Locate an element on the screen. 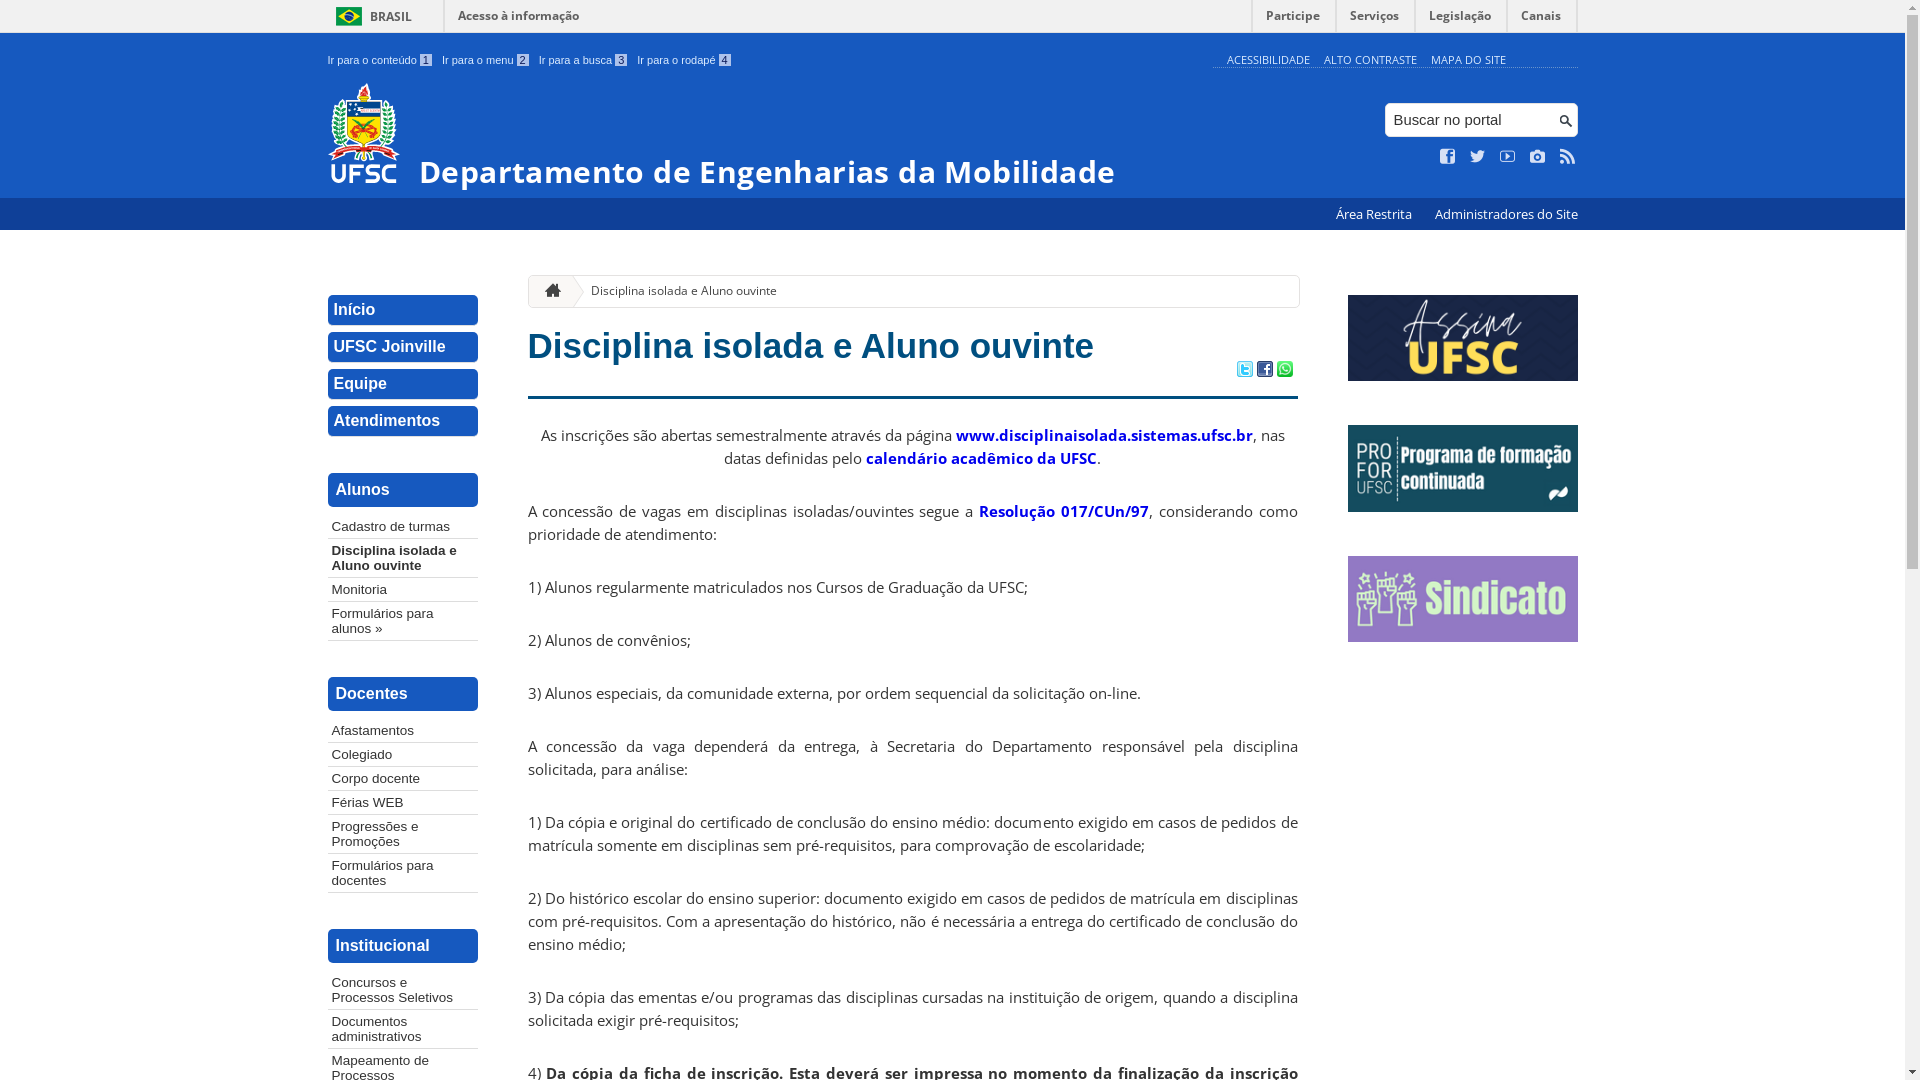 This screenshot has width=1920, height=1080. 'Corpo docente' is located at coordinates (402, 777).